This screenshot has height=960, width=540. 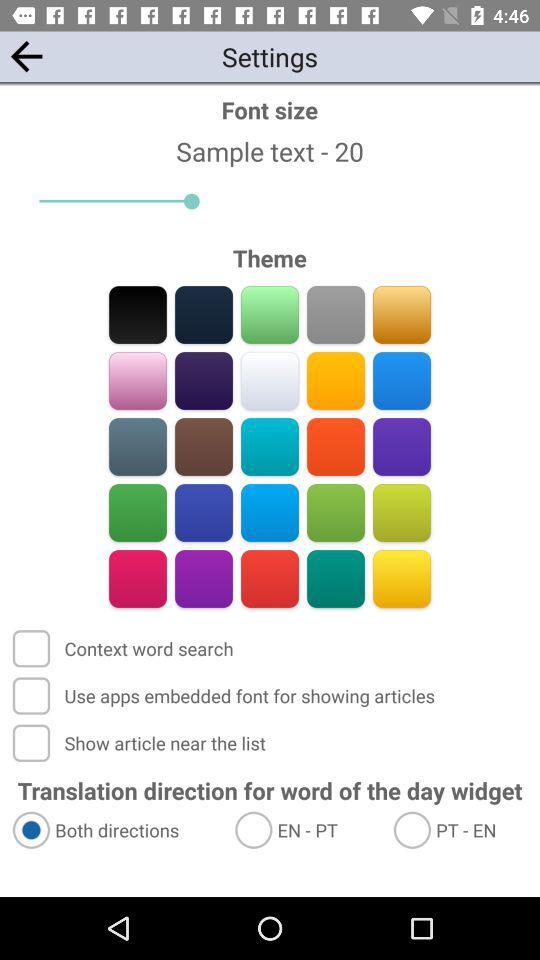 What do you see at coordinates (140, 742) in the screenshot?
I see `the show article near` at bounding box center [140, 742].